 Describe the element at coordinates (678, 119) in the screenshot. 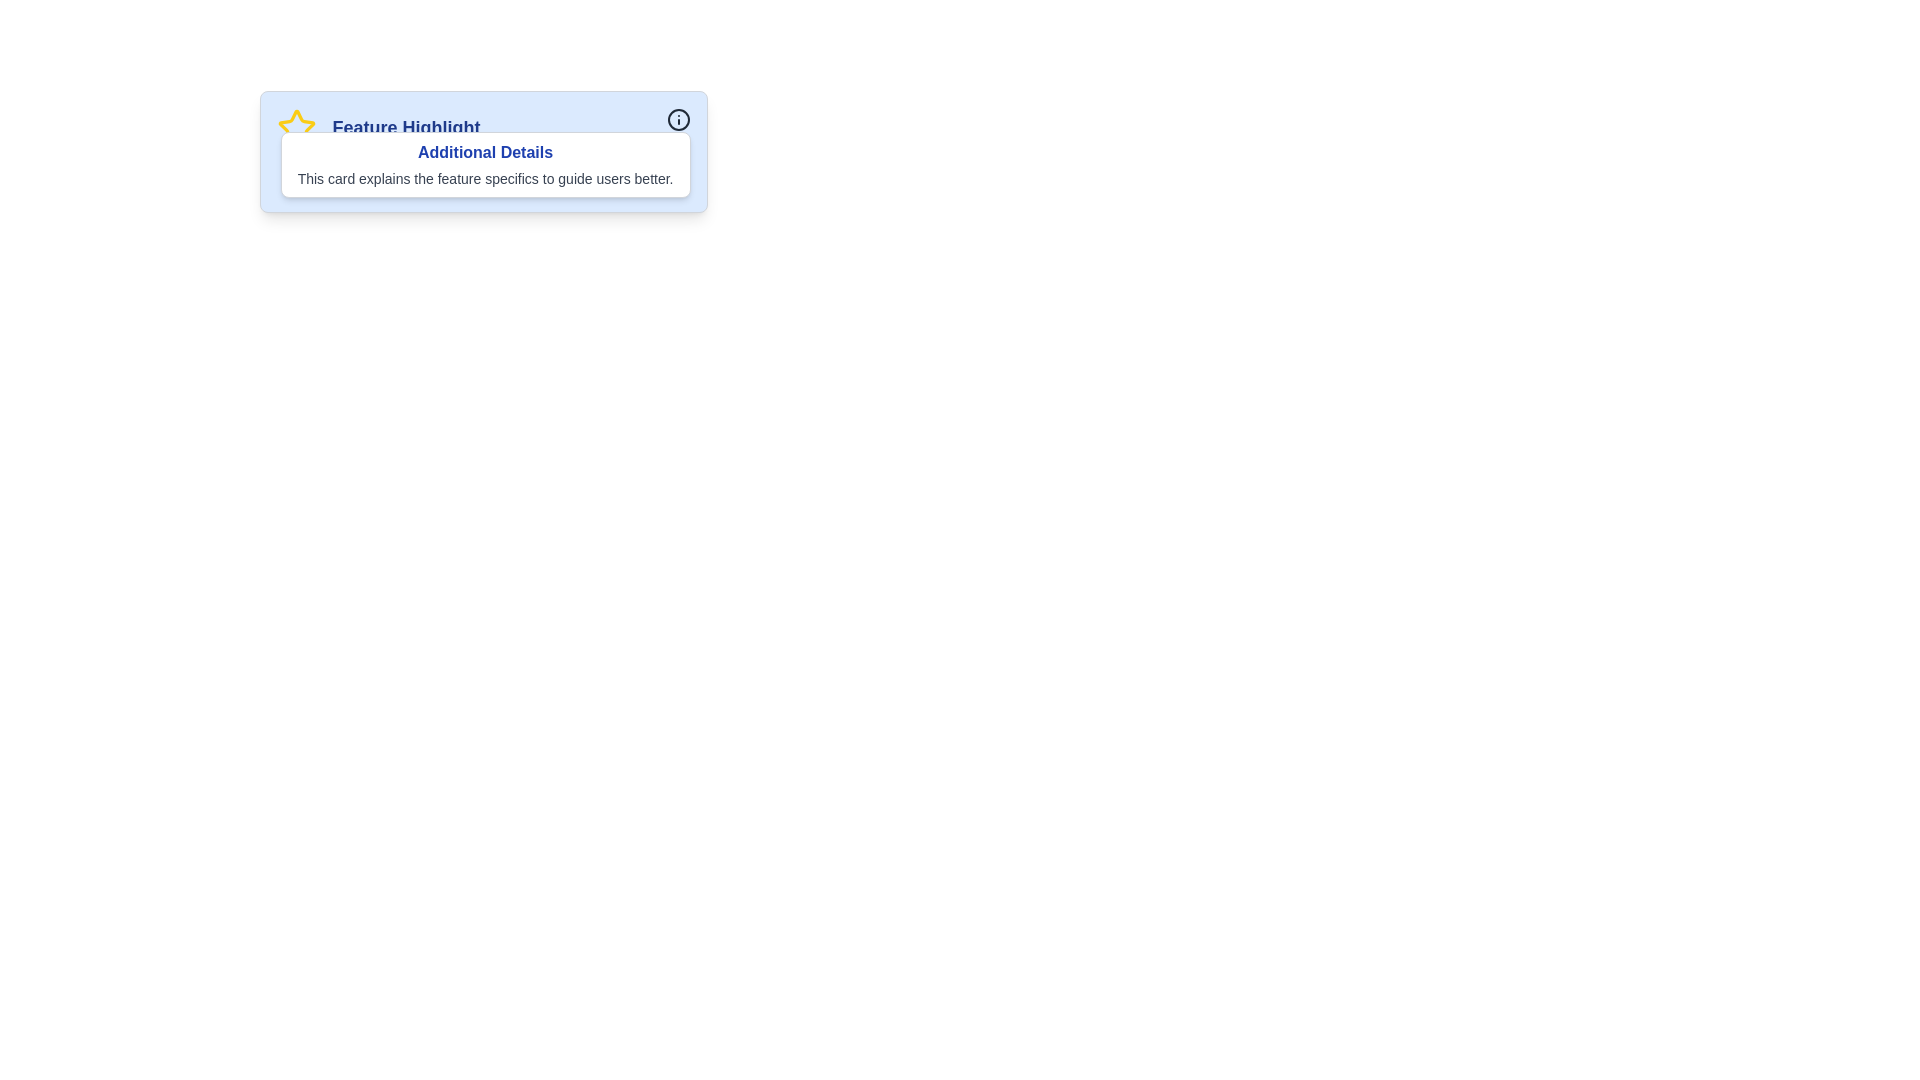

I see `the informational icon located in the top-right corner of the card, above the 'Feature Highlight' and 'Additional Details' text` at that location.